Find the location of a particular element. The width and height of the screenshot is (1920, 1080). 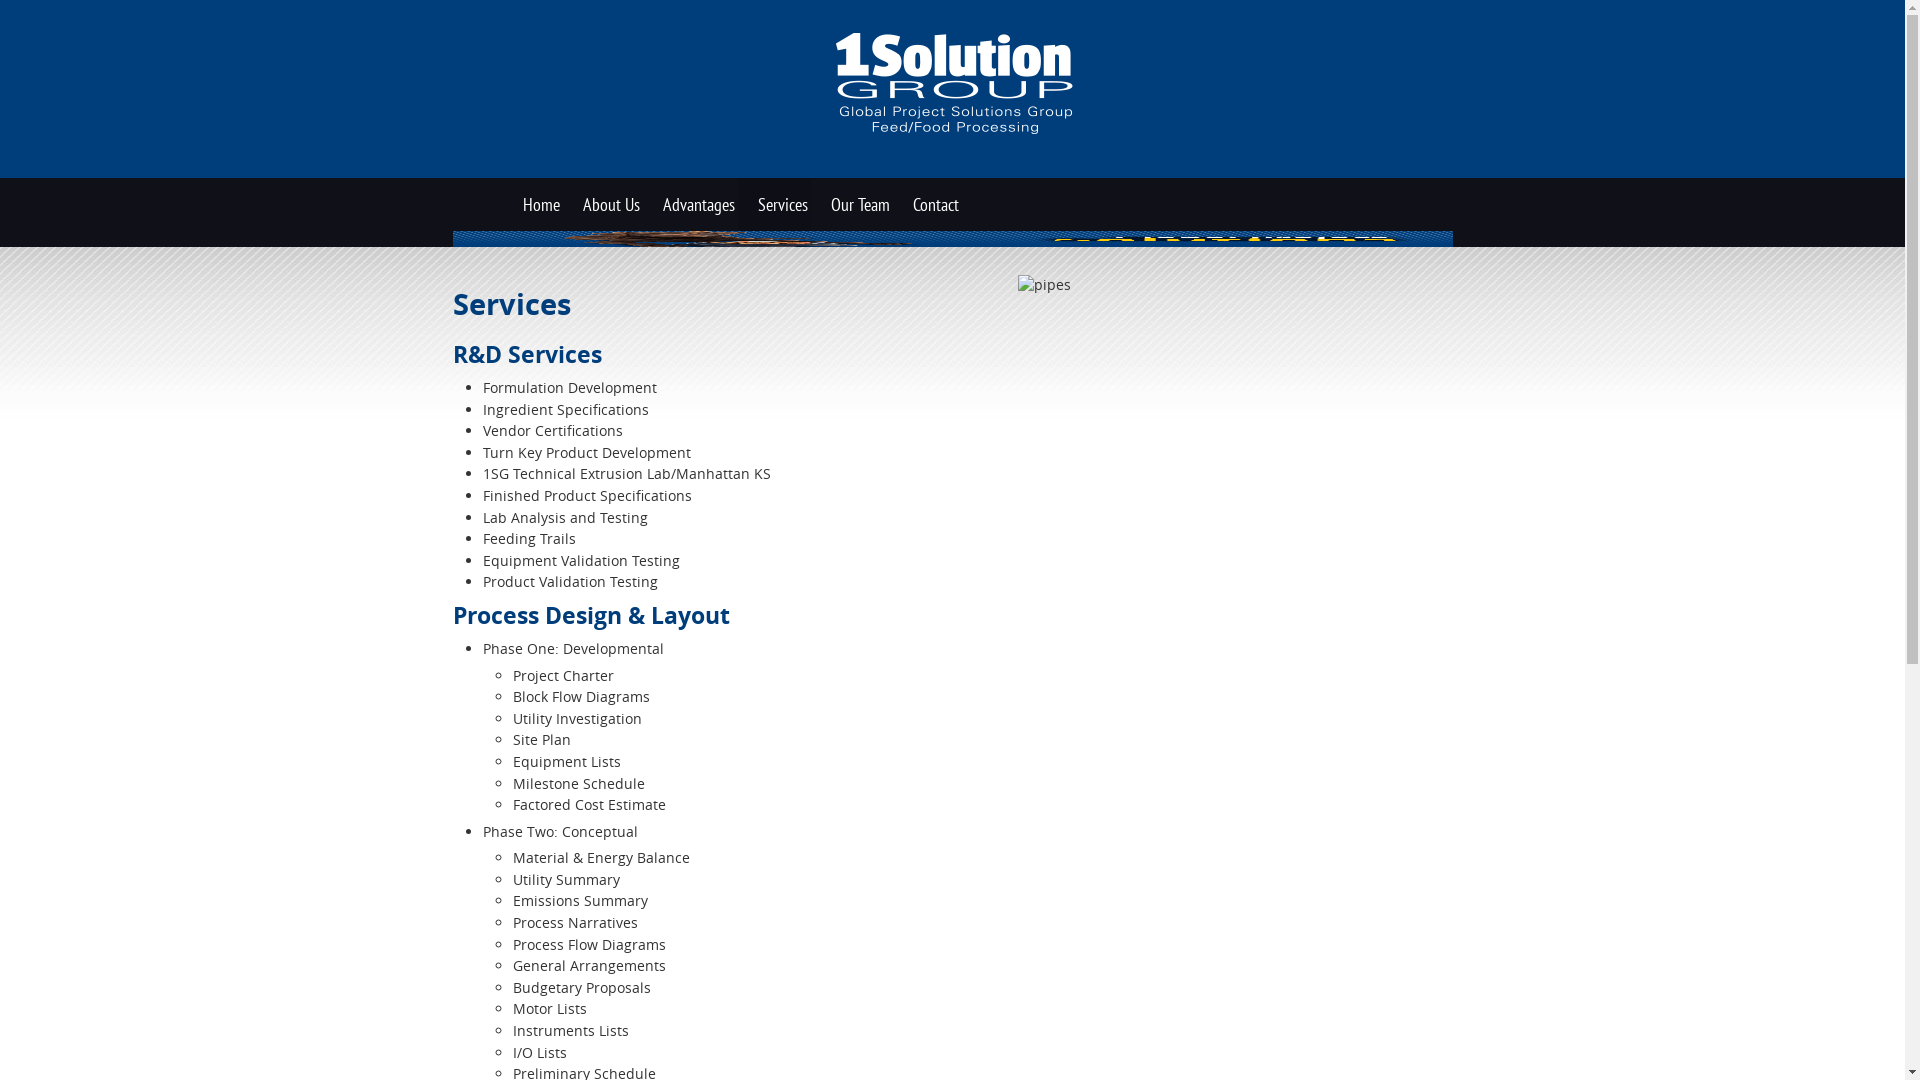

'Advantages' is located at coordinates (689, 204).